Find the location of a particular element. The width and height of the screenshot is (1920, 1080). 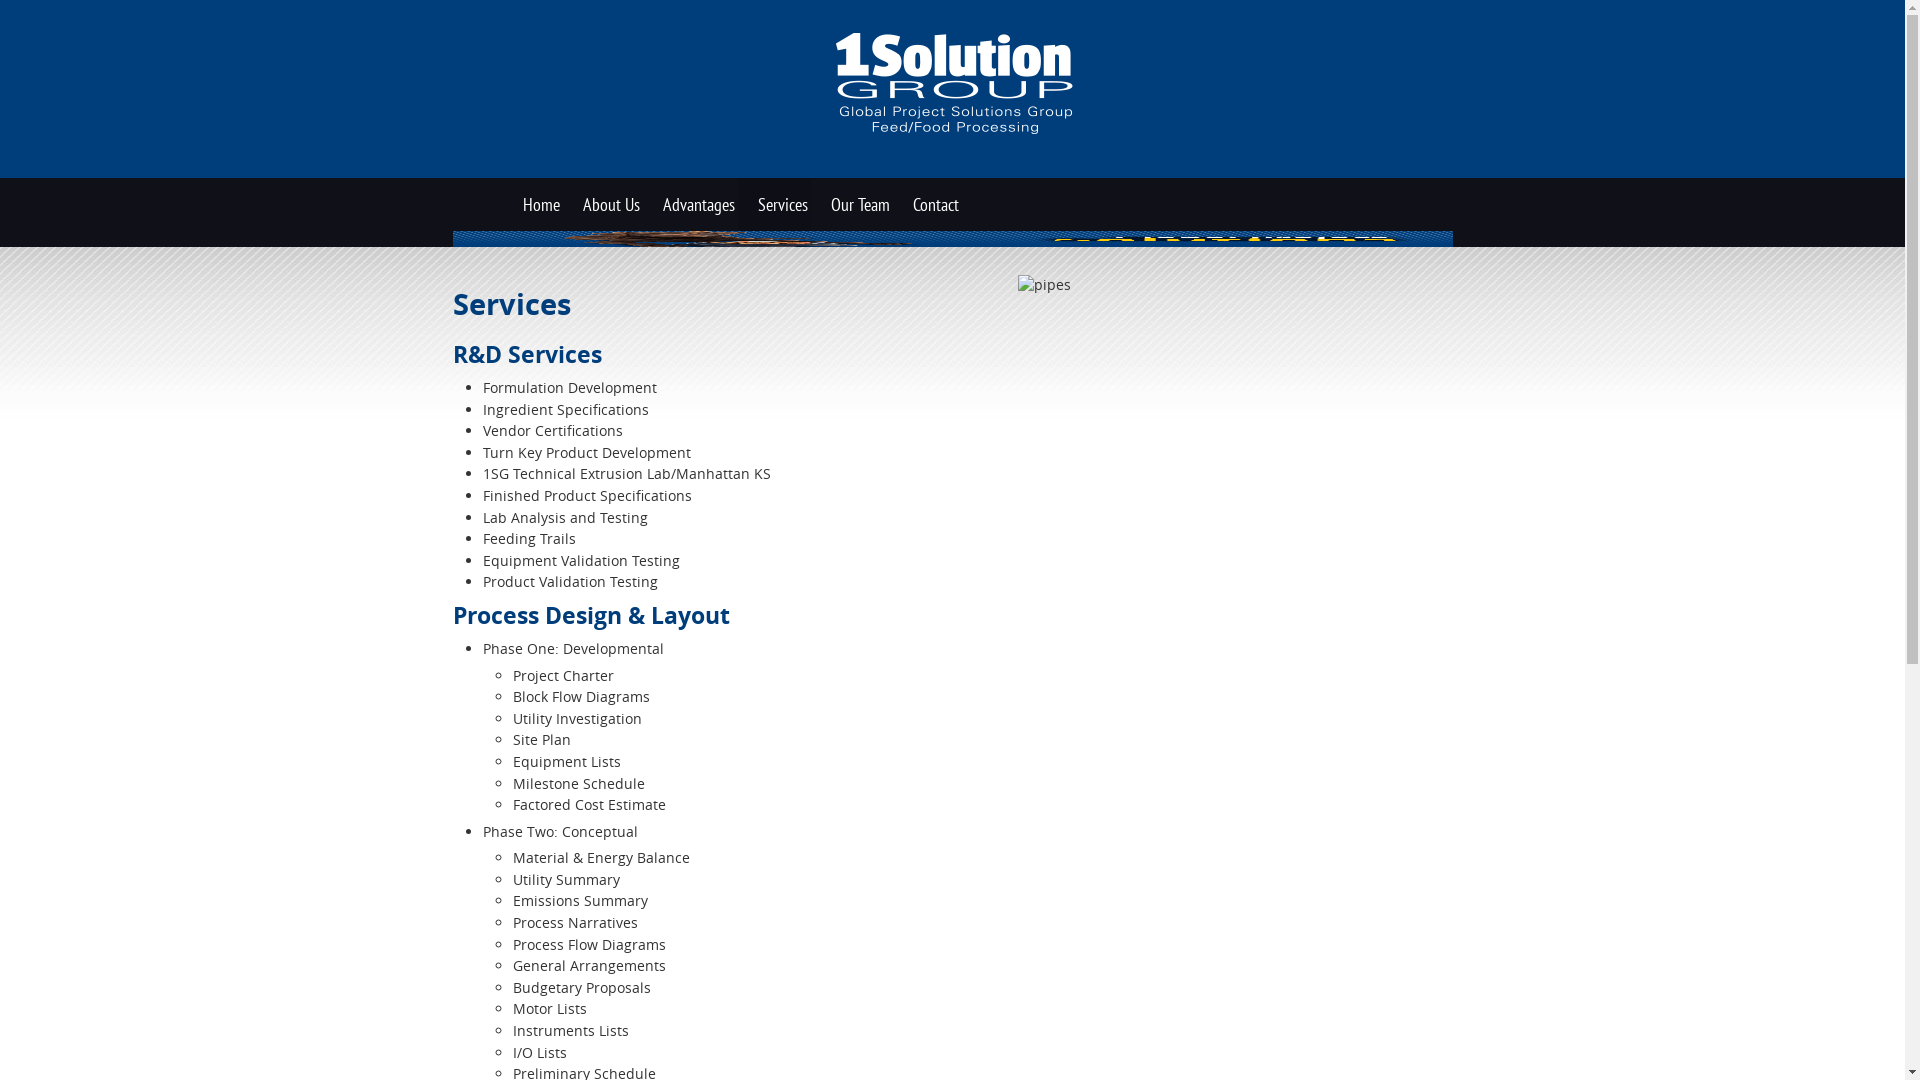

'Advantages' is located at coordinates (689, 204).